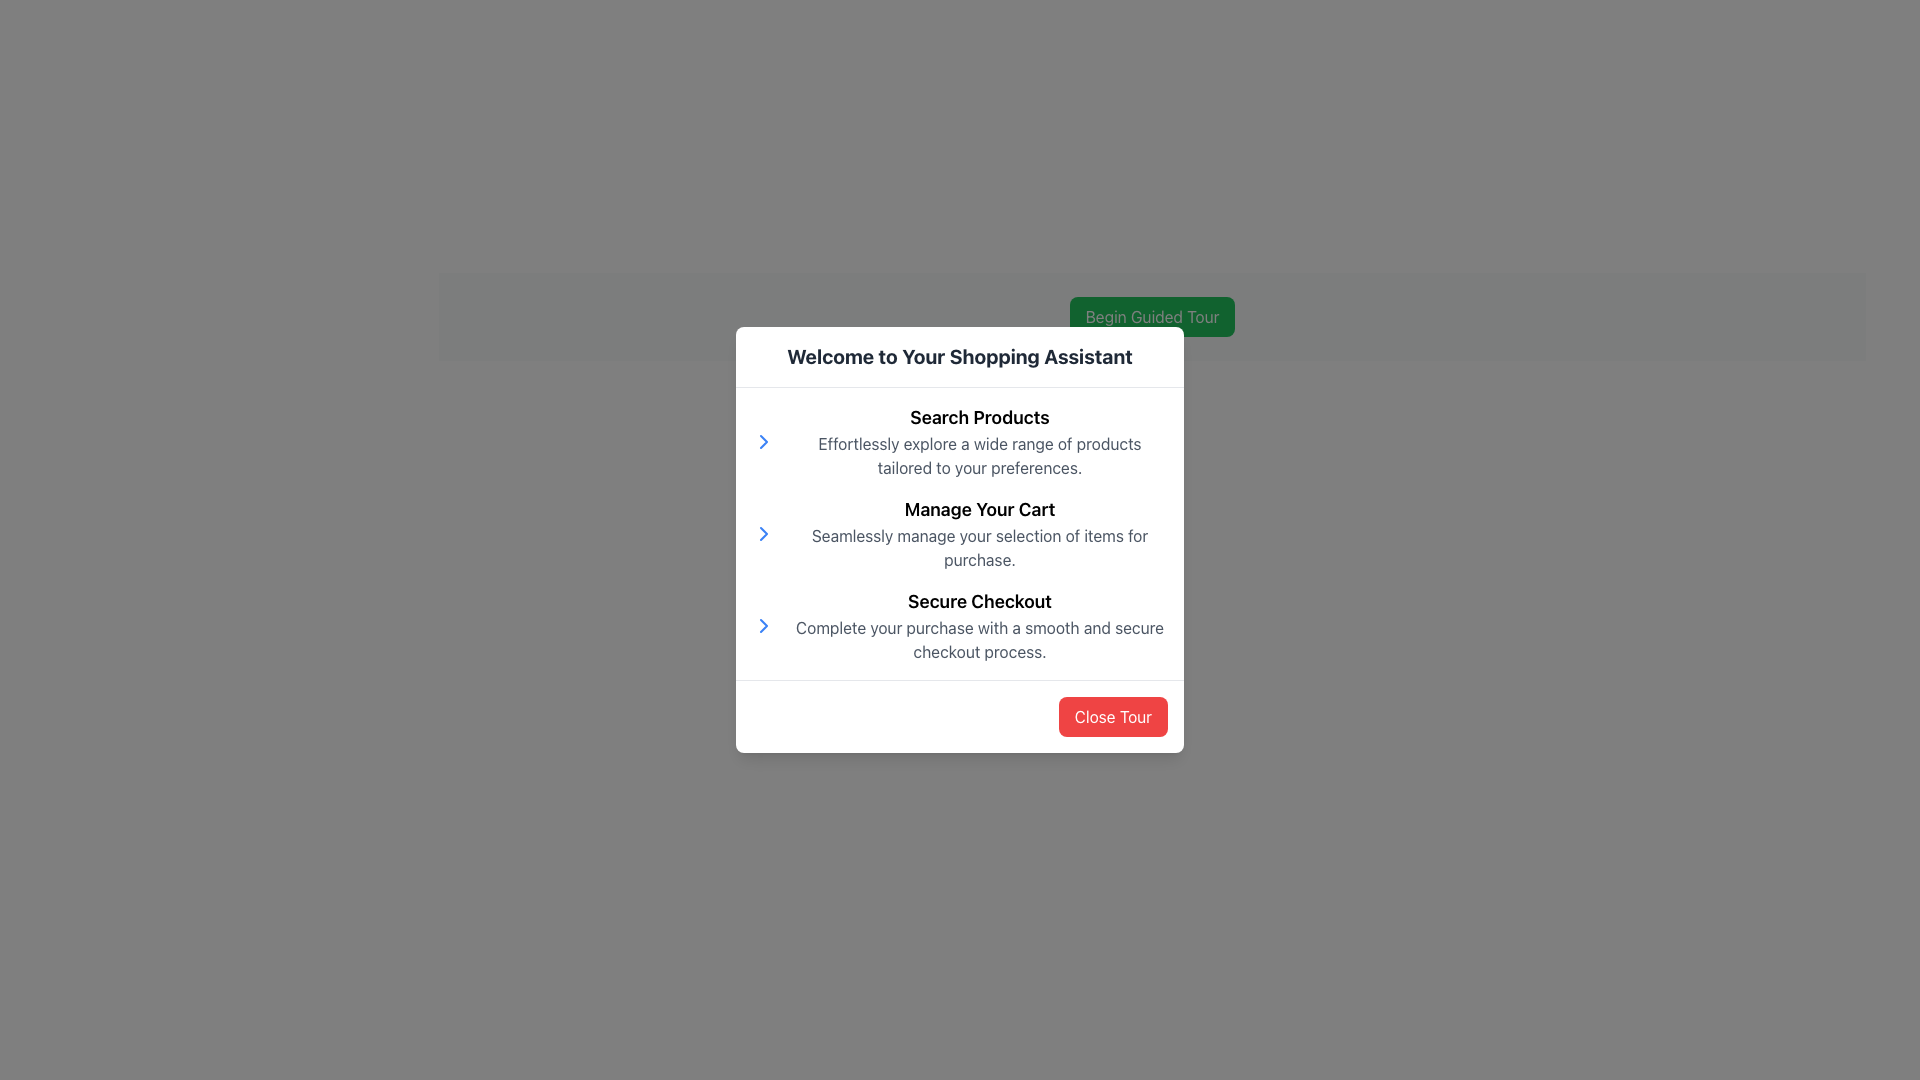  What do you see at coordinates (979, 640) in the screenshot?
I see `text label that states 'Complete your purchase with a smooth and secure checkout process.' positioned under the 'Secure Checkout' heading` at bounding box center [979, 640].